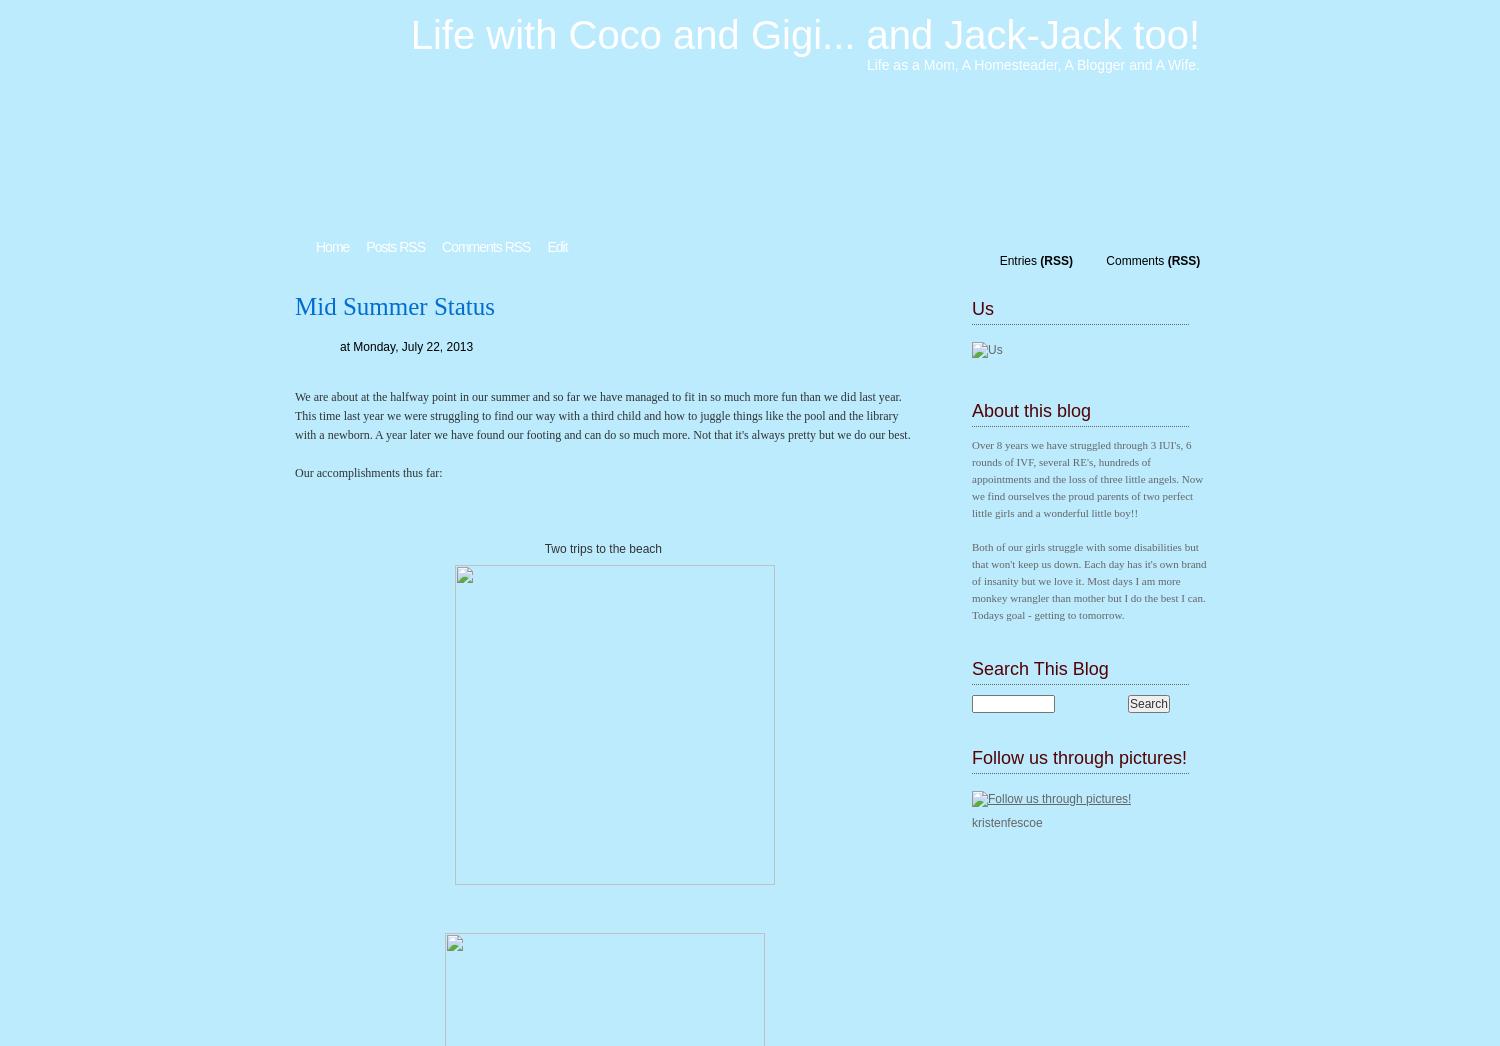  What do you see at coordinates (603, 548) in the screenshot?
I see `'Two trips to the beach'` at bounding box center [603, 548].